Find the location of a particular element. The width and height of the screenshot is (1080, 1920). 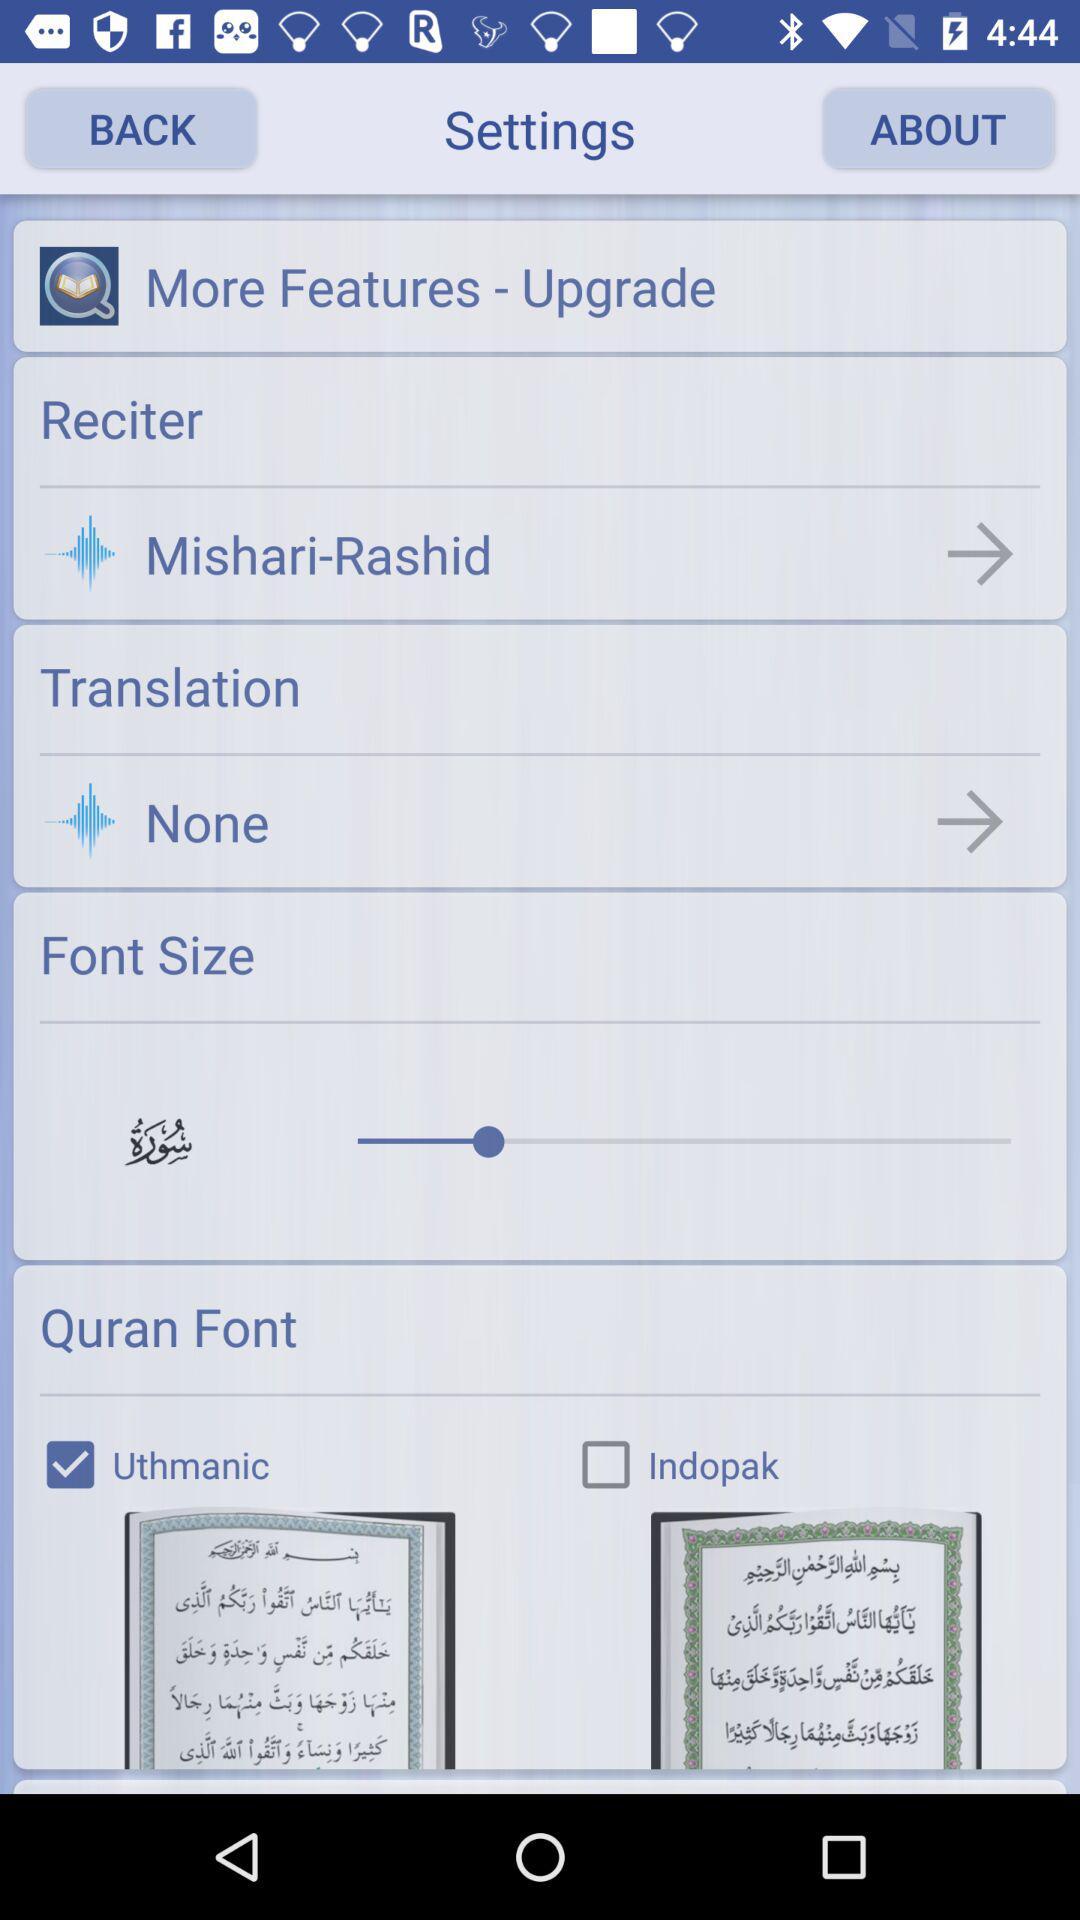

change the font to indopak is located at coordinates (816, 1637).